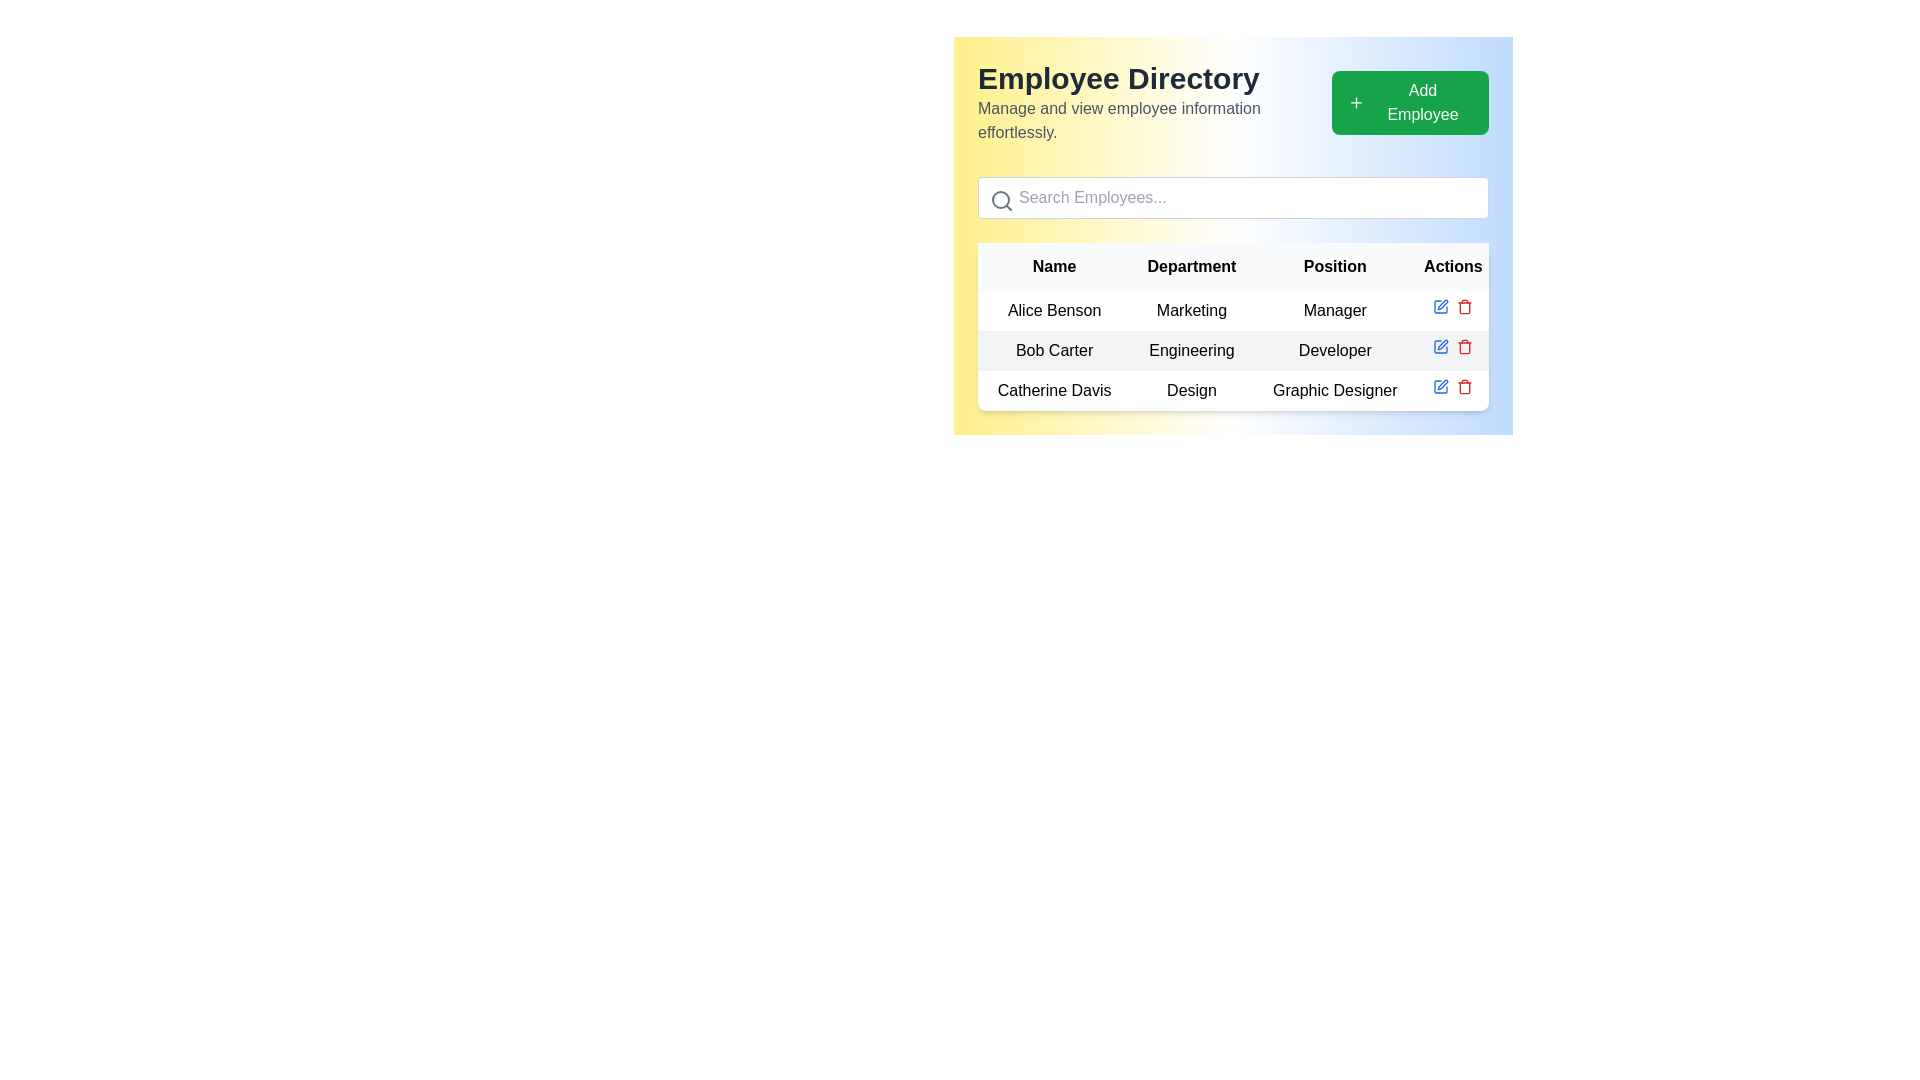 The image size is (1920, 1080). I want to click on the button that allows the user to add a new employee to the directory, located to the right of the 'Employee Directory' title as the last element in the row, so click(1409, 103).